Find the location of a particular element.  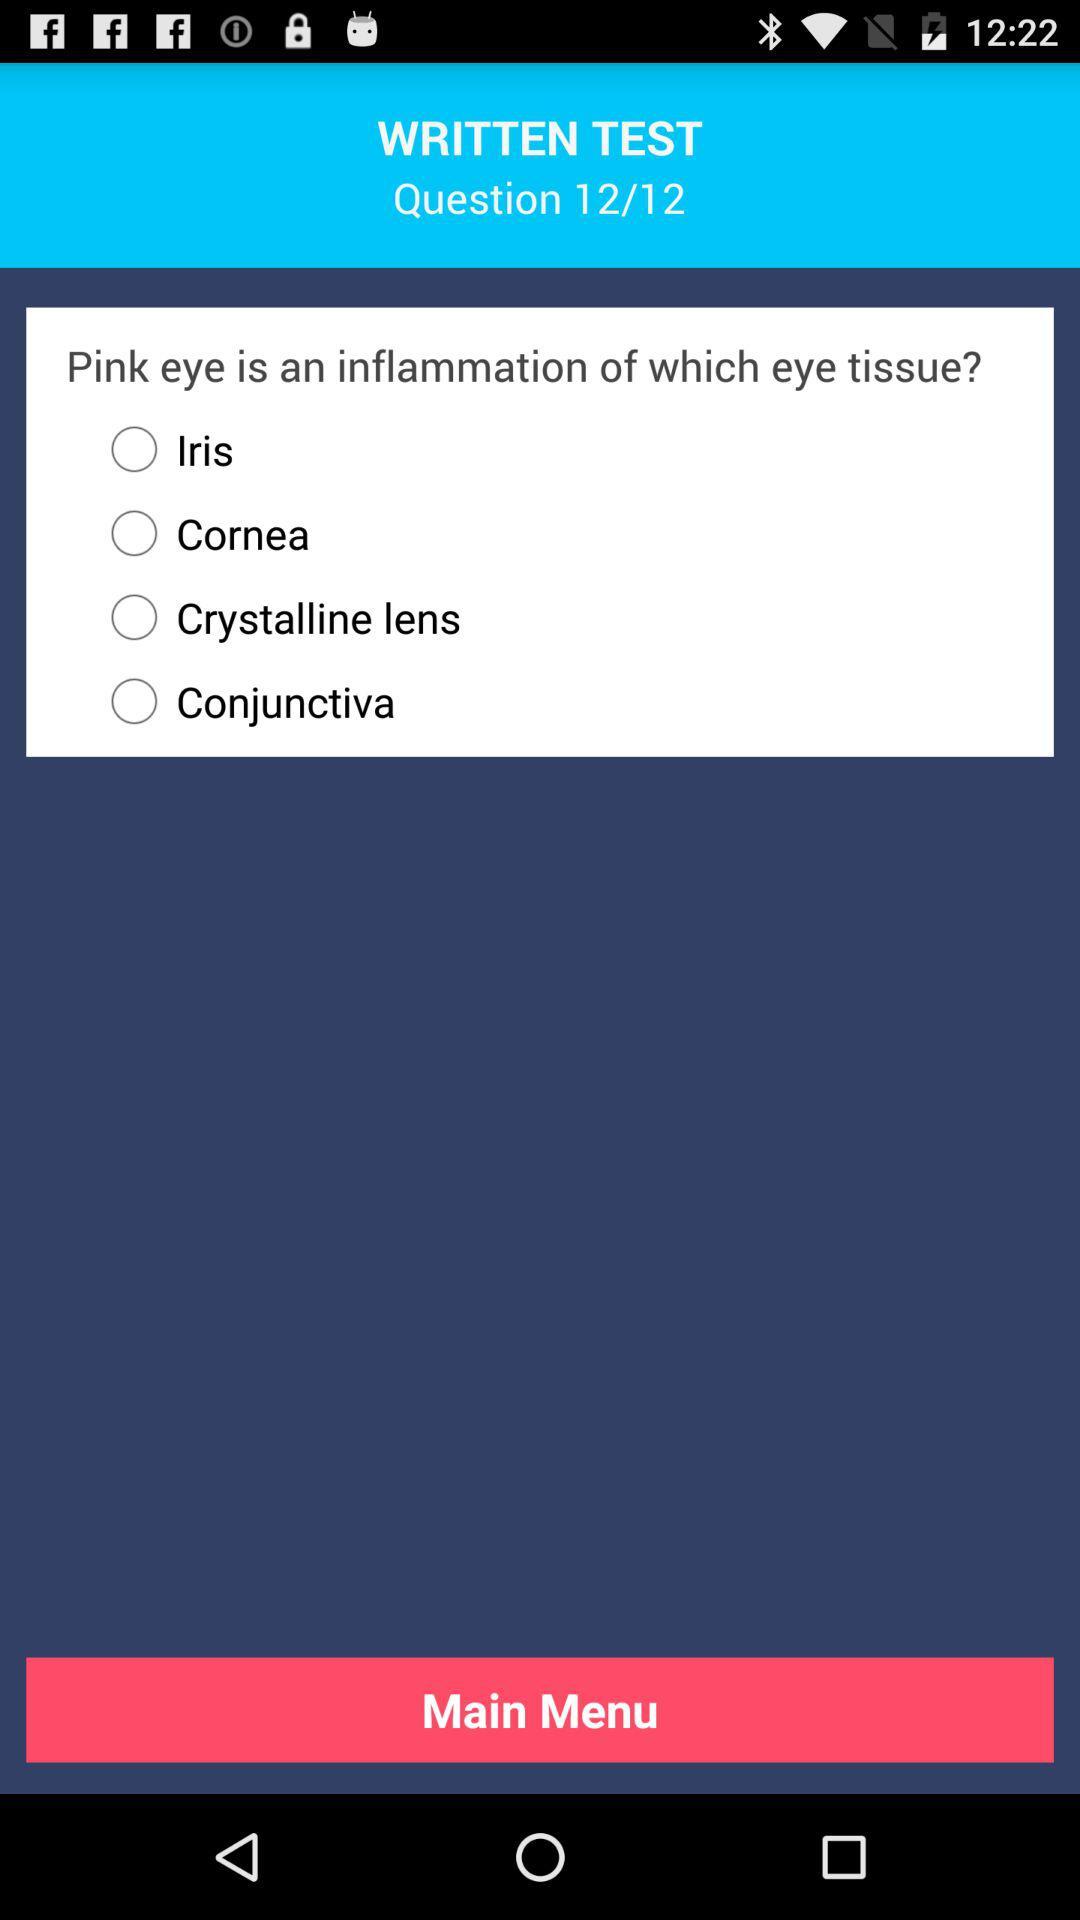

button above main menu is located at coordinates (553, 701).